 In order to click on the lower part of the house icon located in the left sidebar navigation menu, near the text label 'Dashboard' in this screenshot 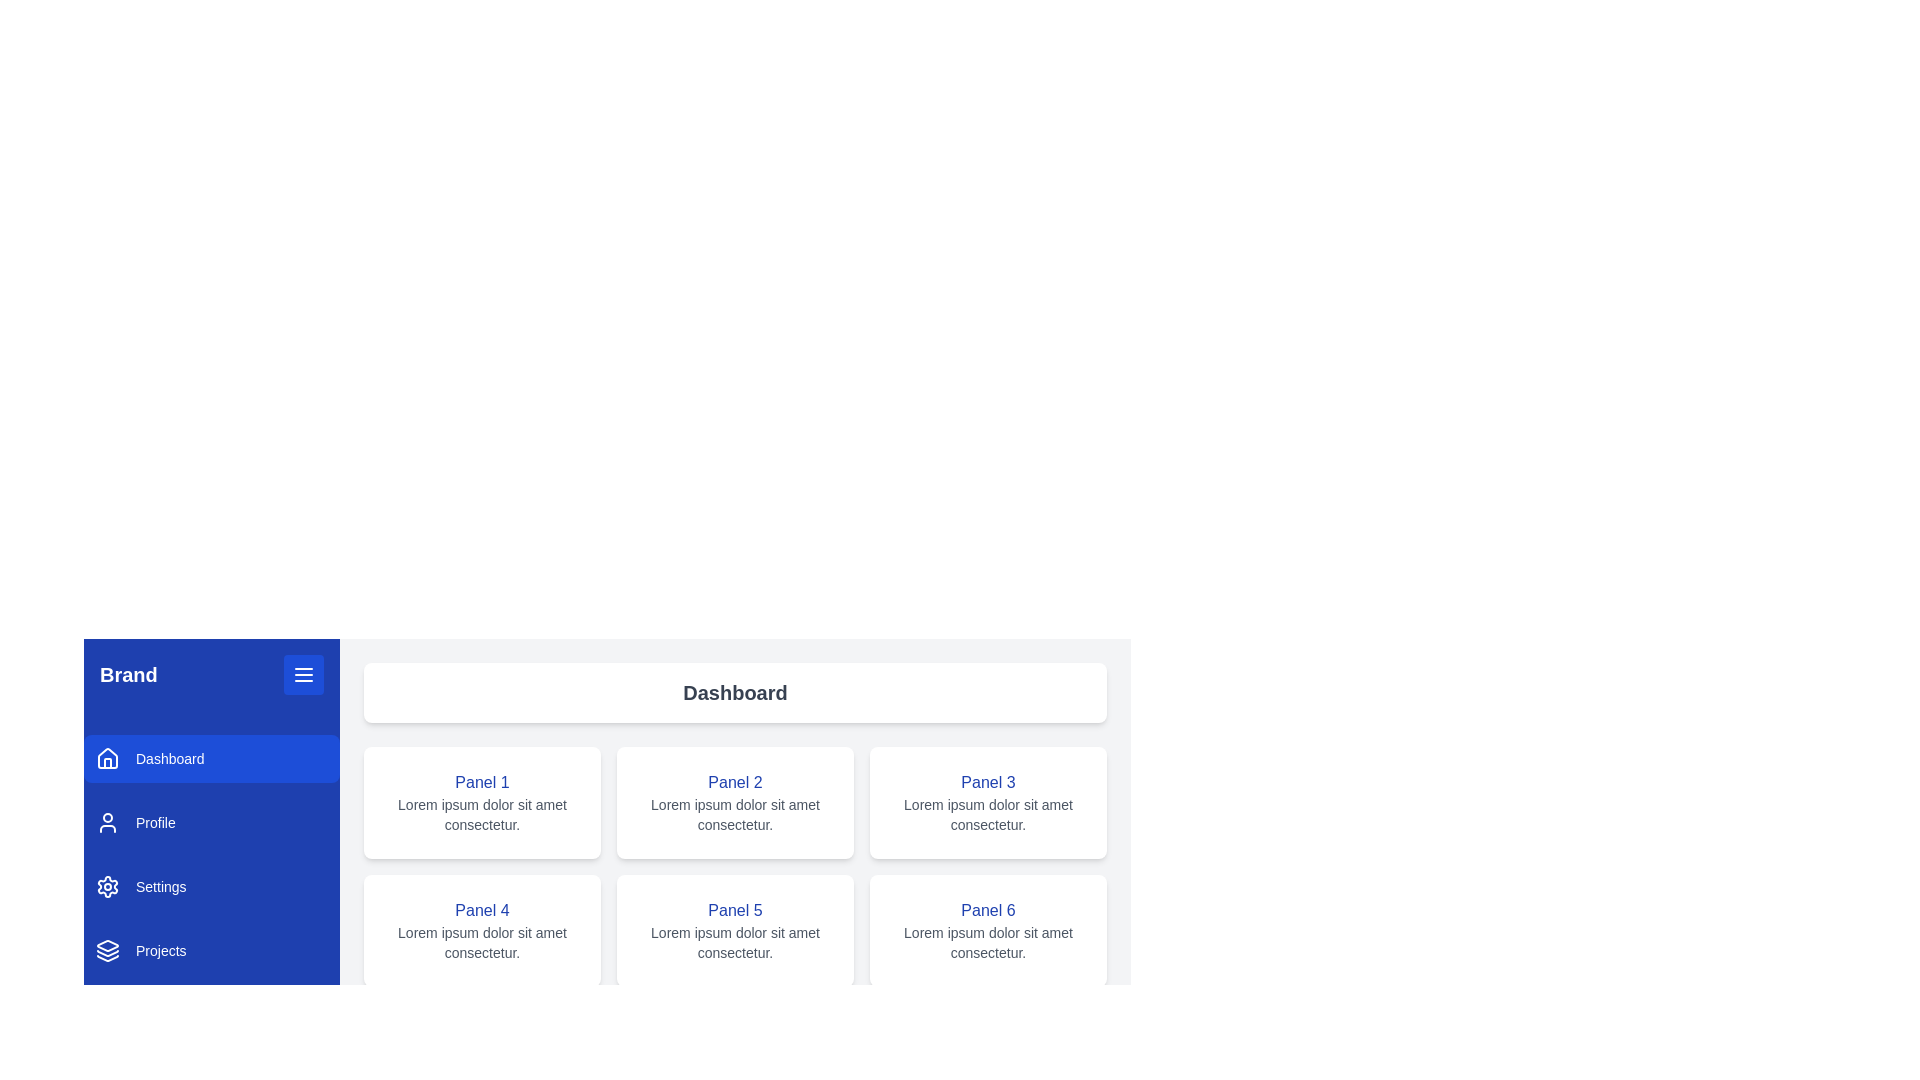, I will do `click(107, 763)`.